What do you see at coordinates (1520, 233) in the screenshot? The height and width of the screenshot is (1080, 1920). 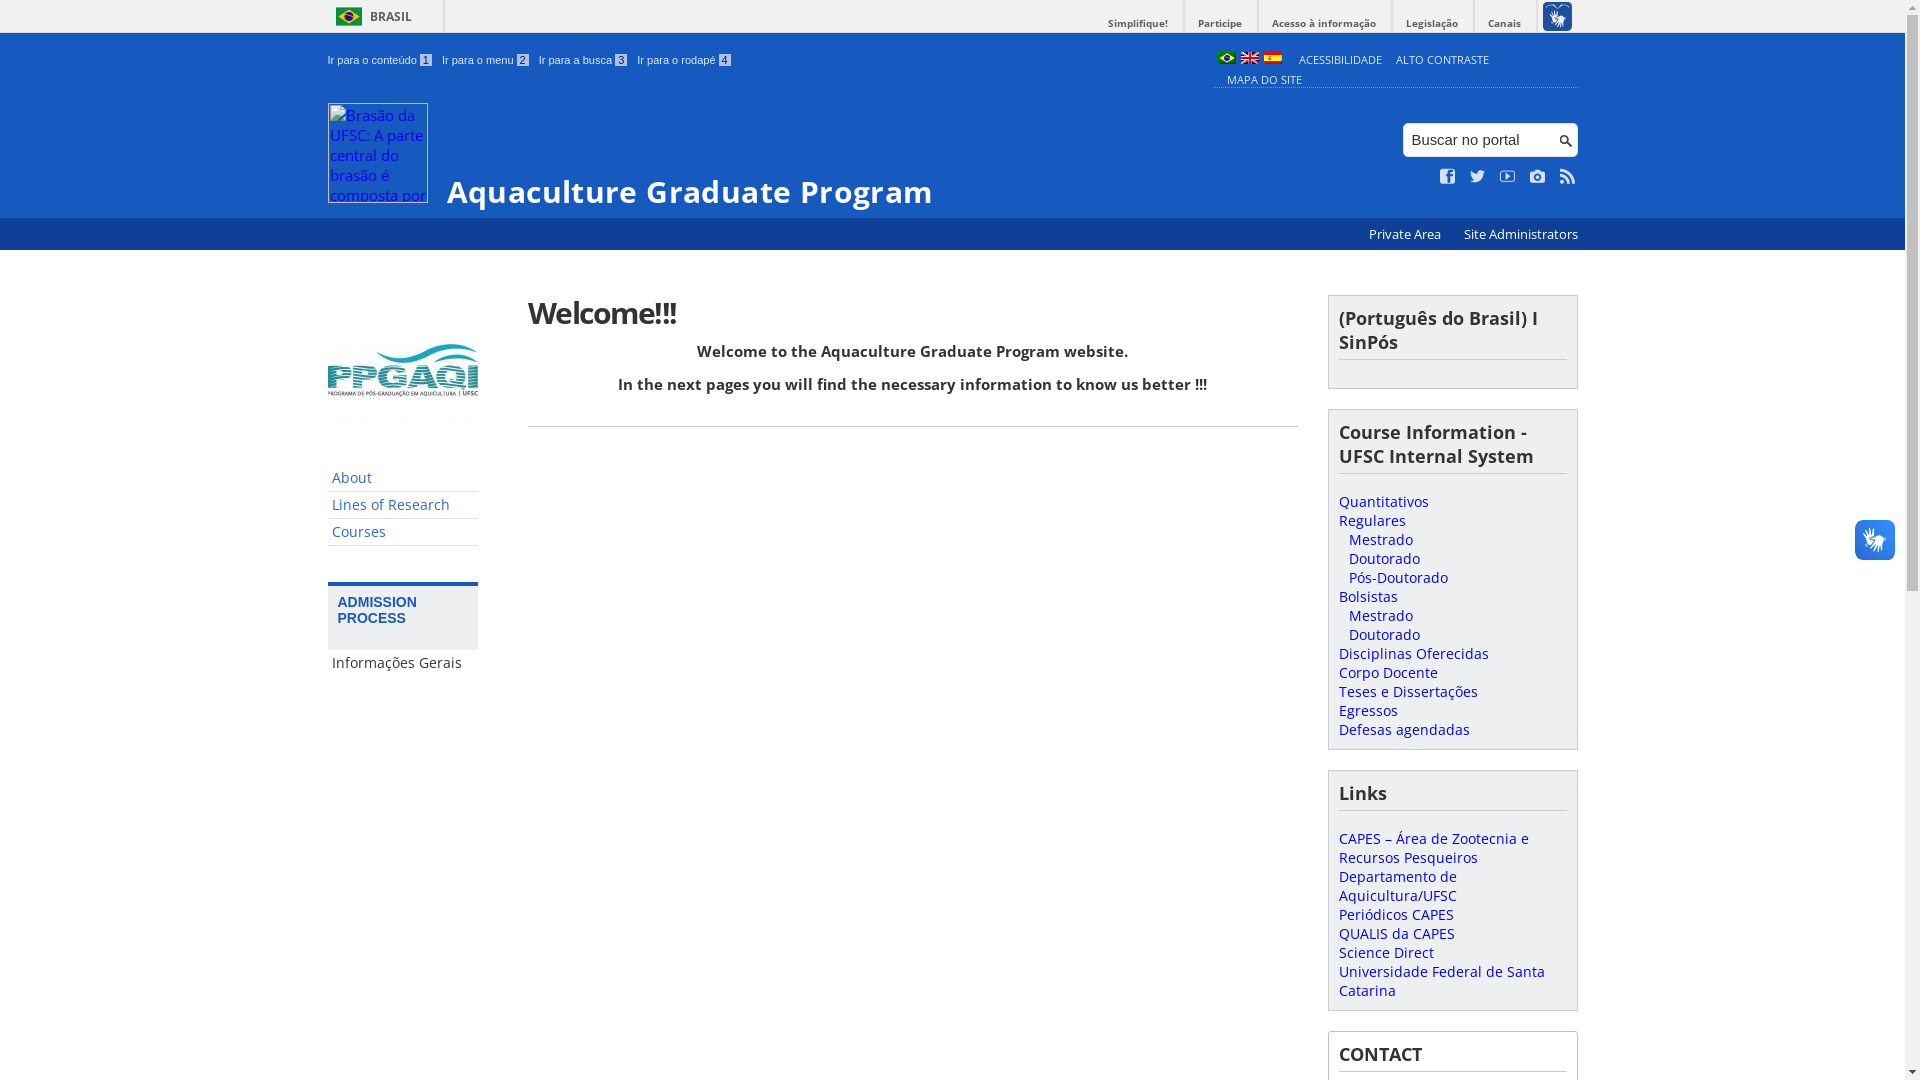 I see `'Site Administrators'` at bounding box center [1520, 233].